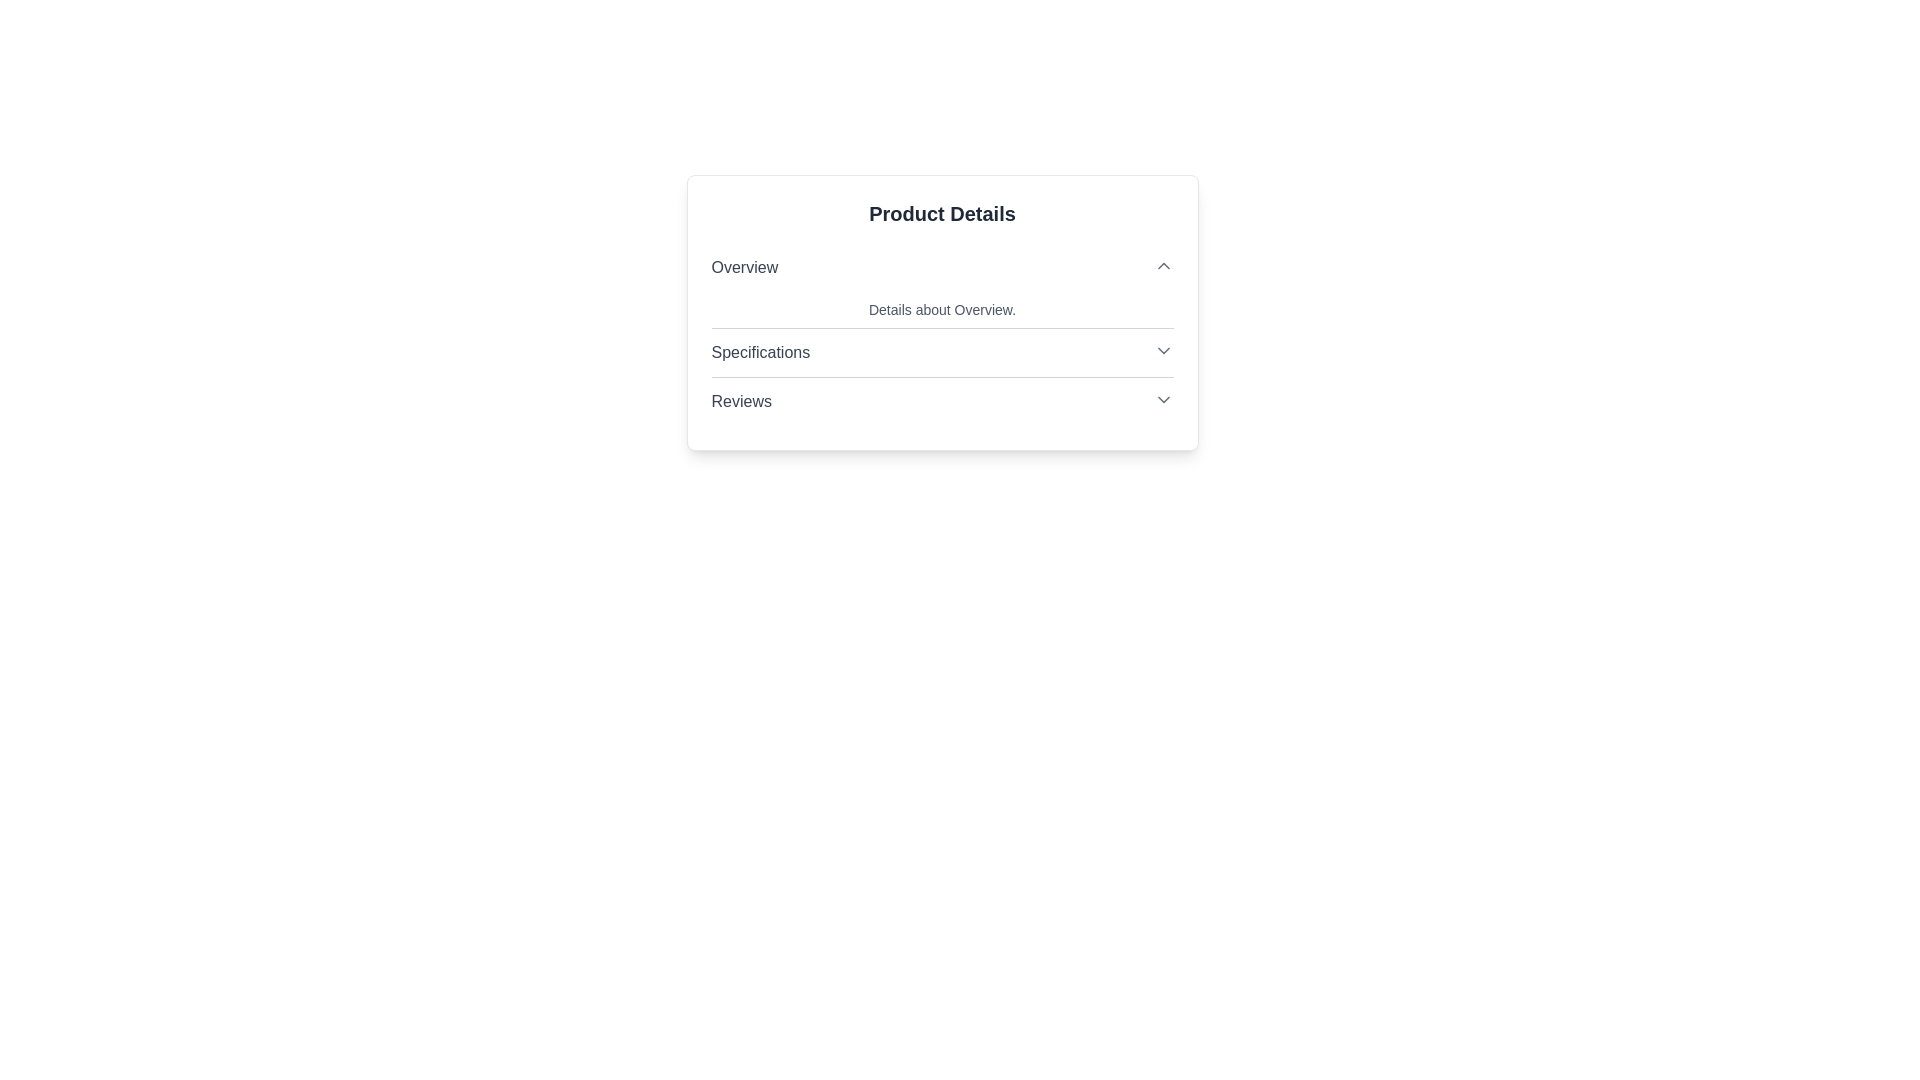 The width and height of the screenshot is (1920, 1080). What do you see at coordinates (941, 352) in the screenshot?
I see `the second interactive row in the 'Product Details' section` at bounding box center [941, 352].